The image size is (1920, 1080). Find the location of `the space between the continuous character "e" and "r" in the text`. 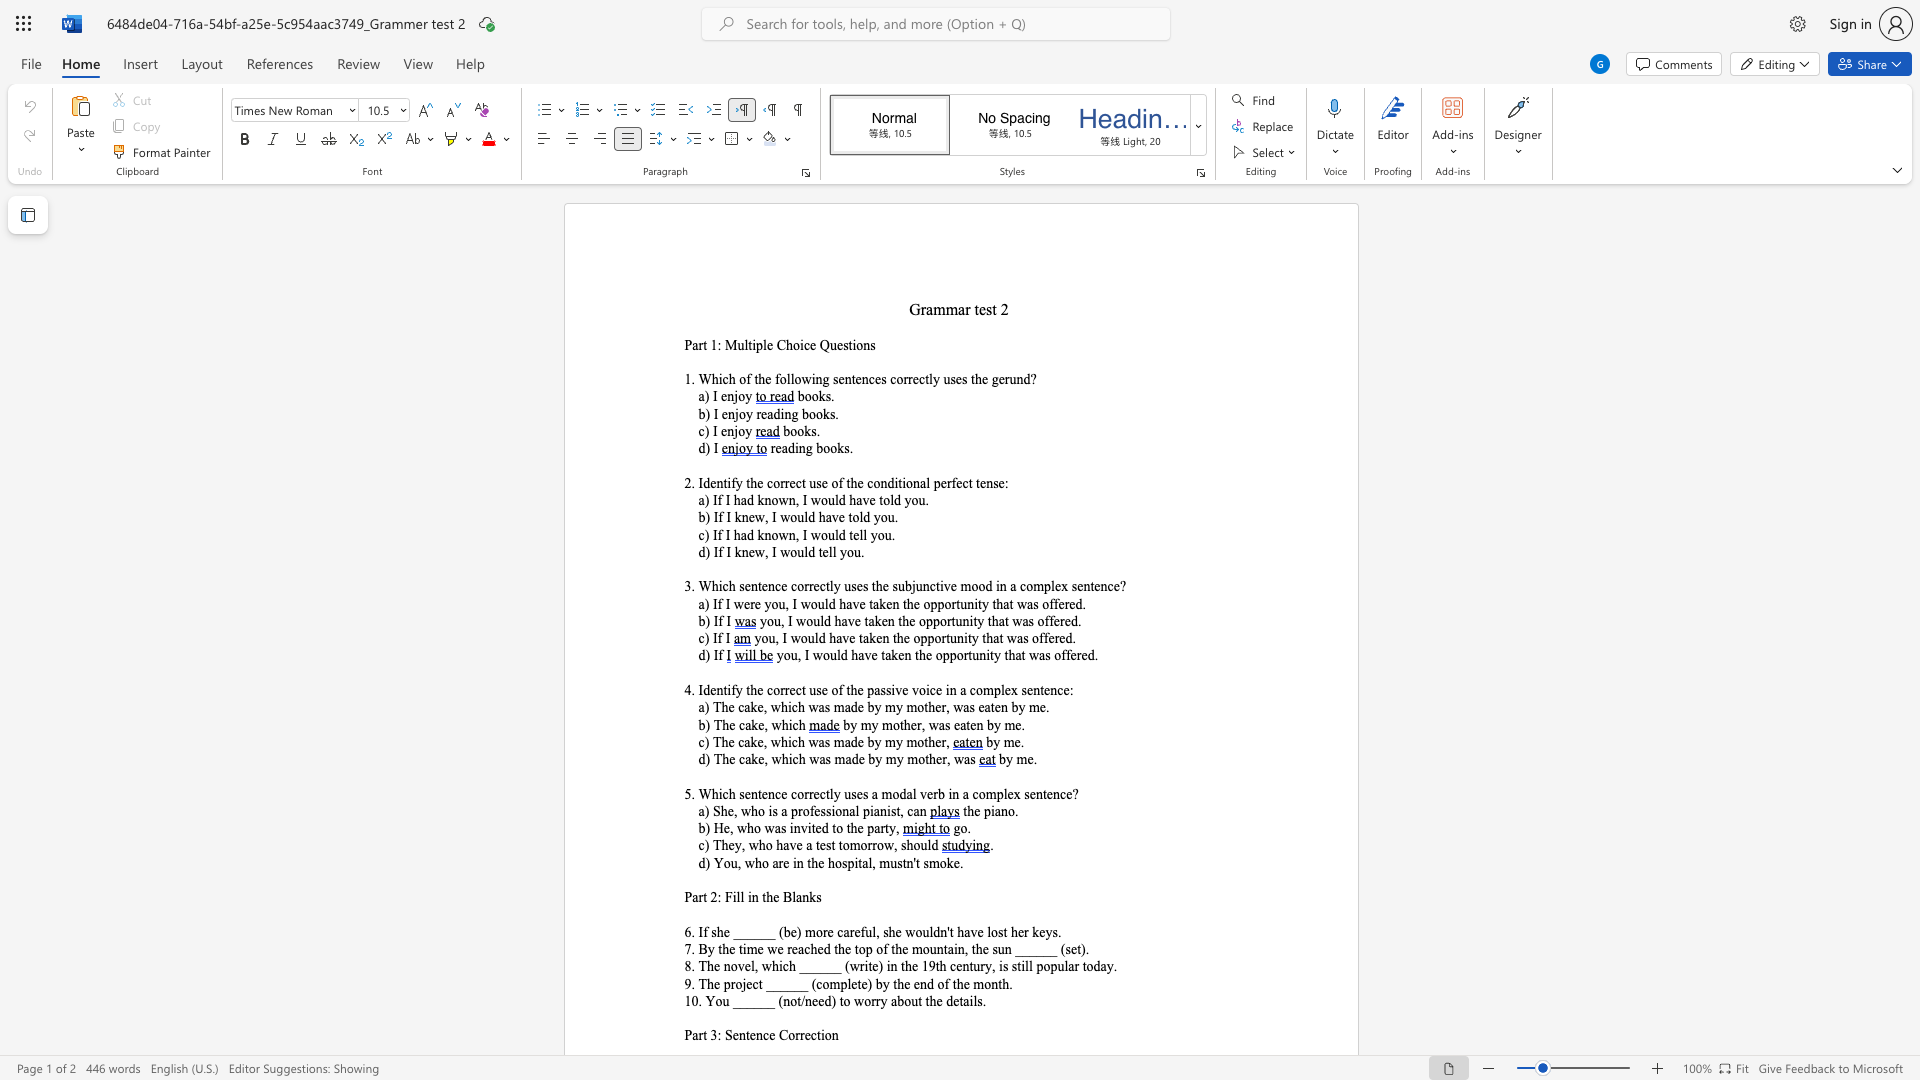

the space between the continuous character "e" and "r" in the text is located at coordinates (1053, 638).